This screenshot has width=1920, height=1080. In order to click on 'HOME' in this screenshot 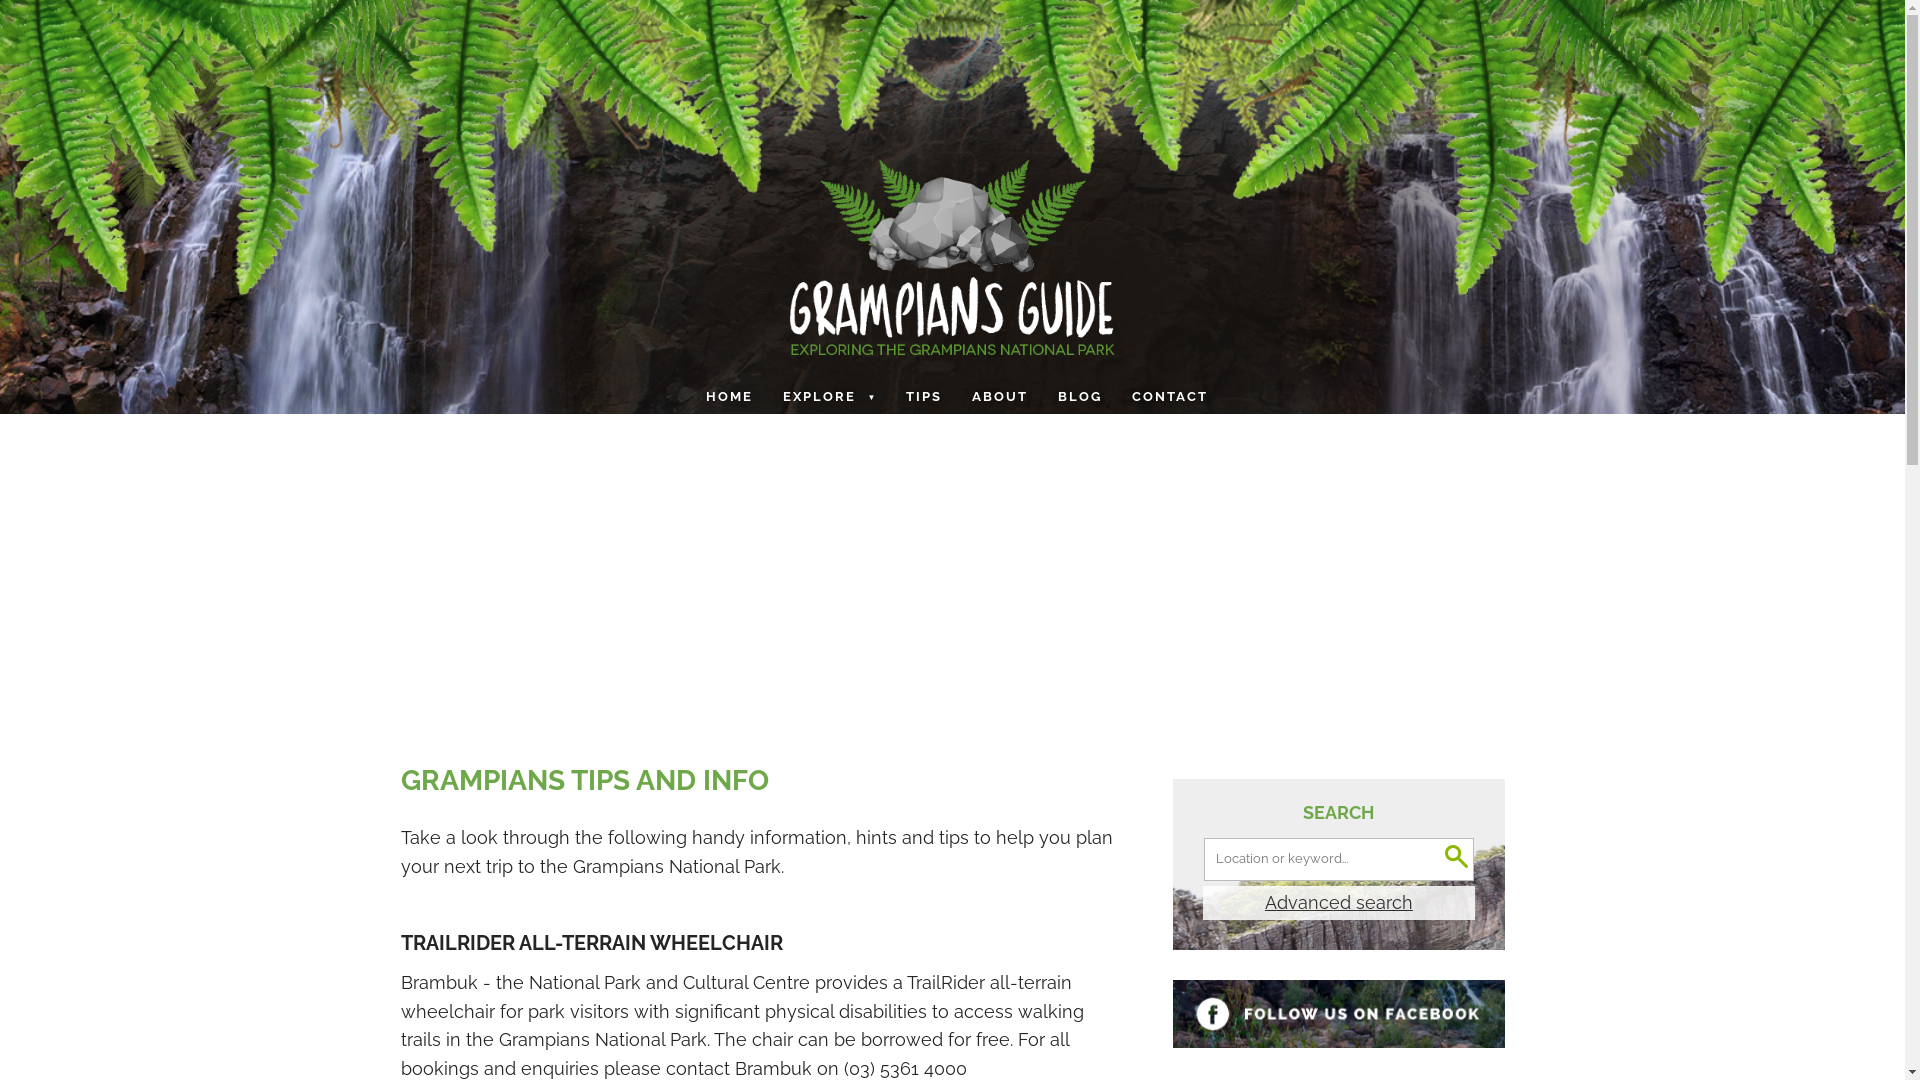, I will do `click(730, 397)`.